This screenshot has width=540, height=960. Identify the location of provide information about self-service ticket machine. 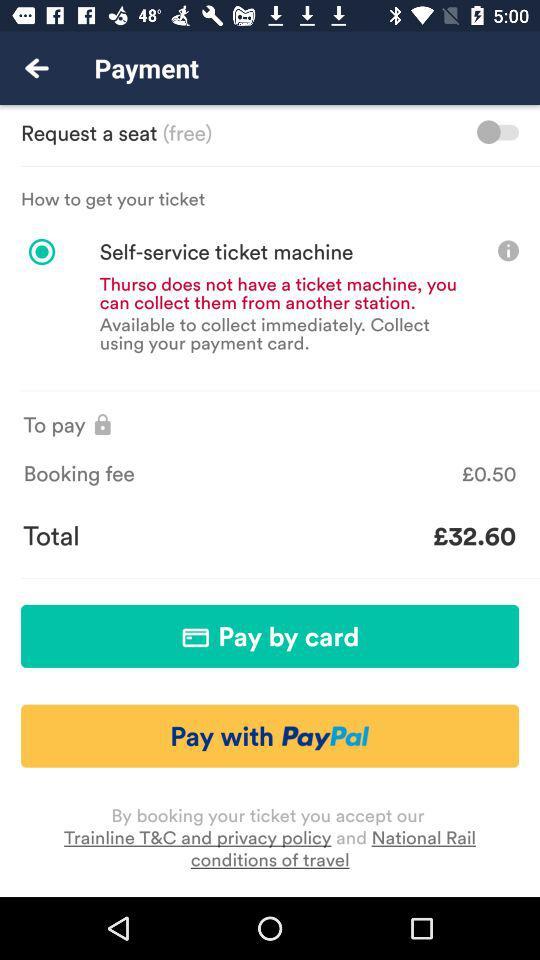
(508, 249).